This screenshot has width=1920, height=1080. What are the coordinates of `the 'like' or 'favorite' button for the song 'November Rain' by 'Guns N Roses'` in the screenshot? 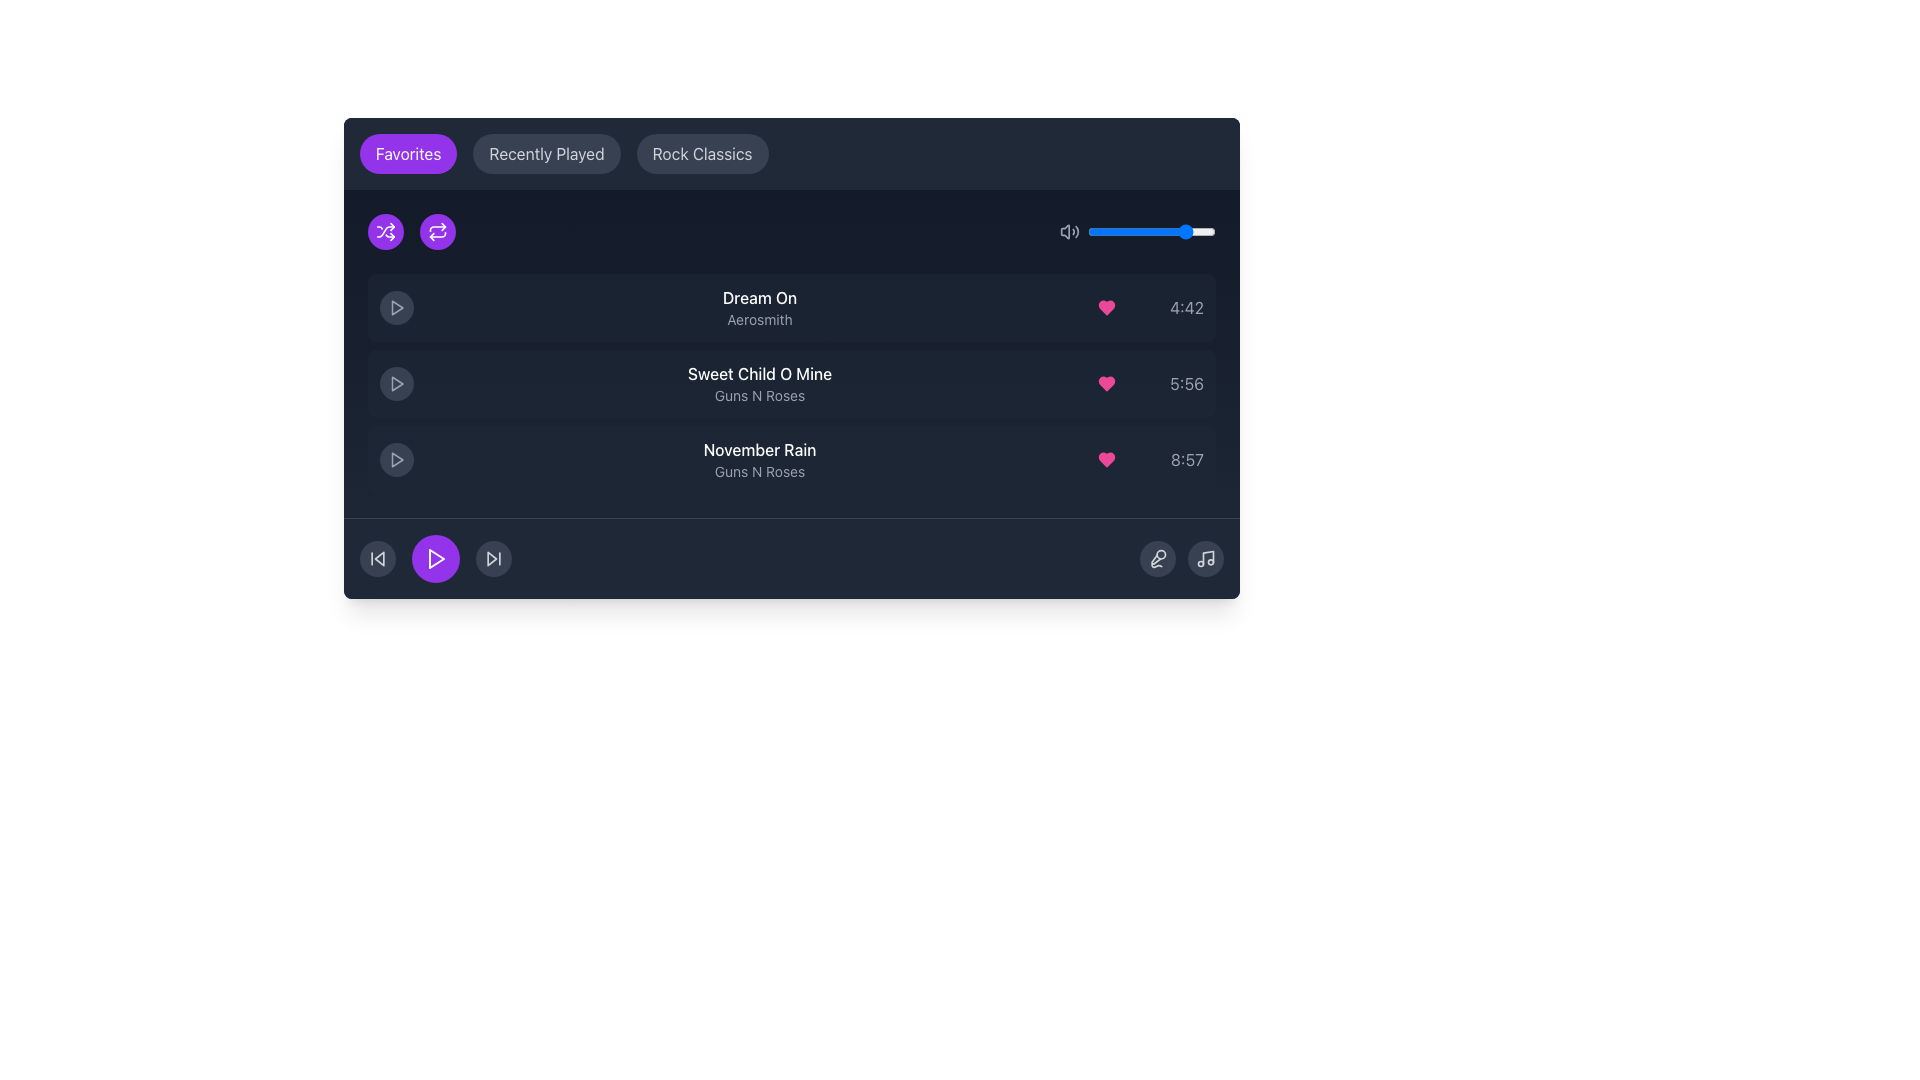 It's located at (1106, 459).